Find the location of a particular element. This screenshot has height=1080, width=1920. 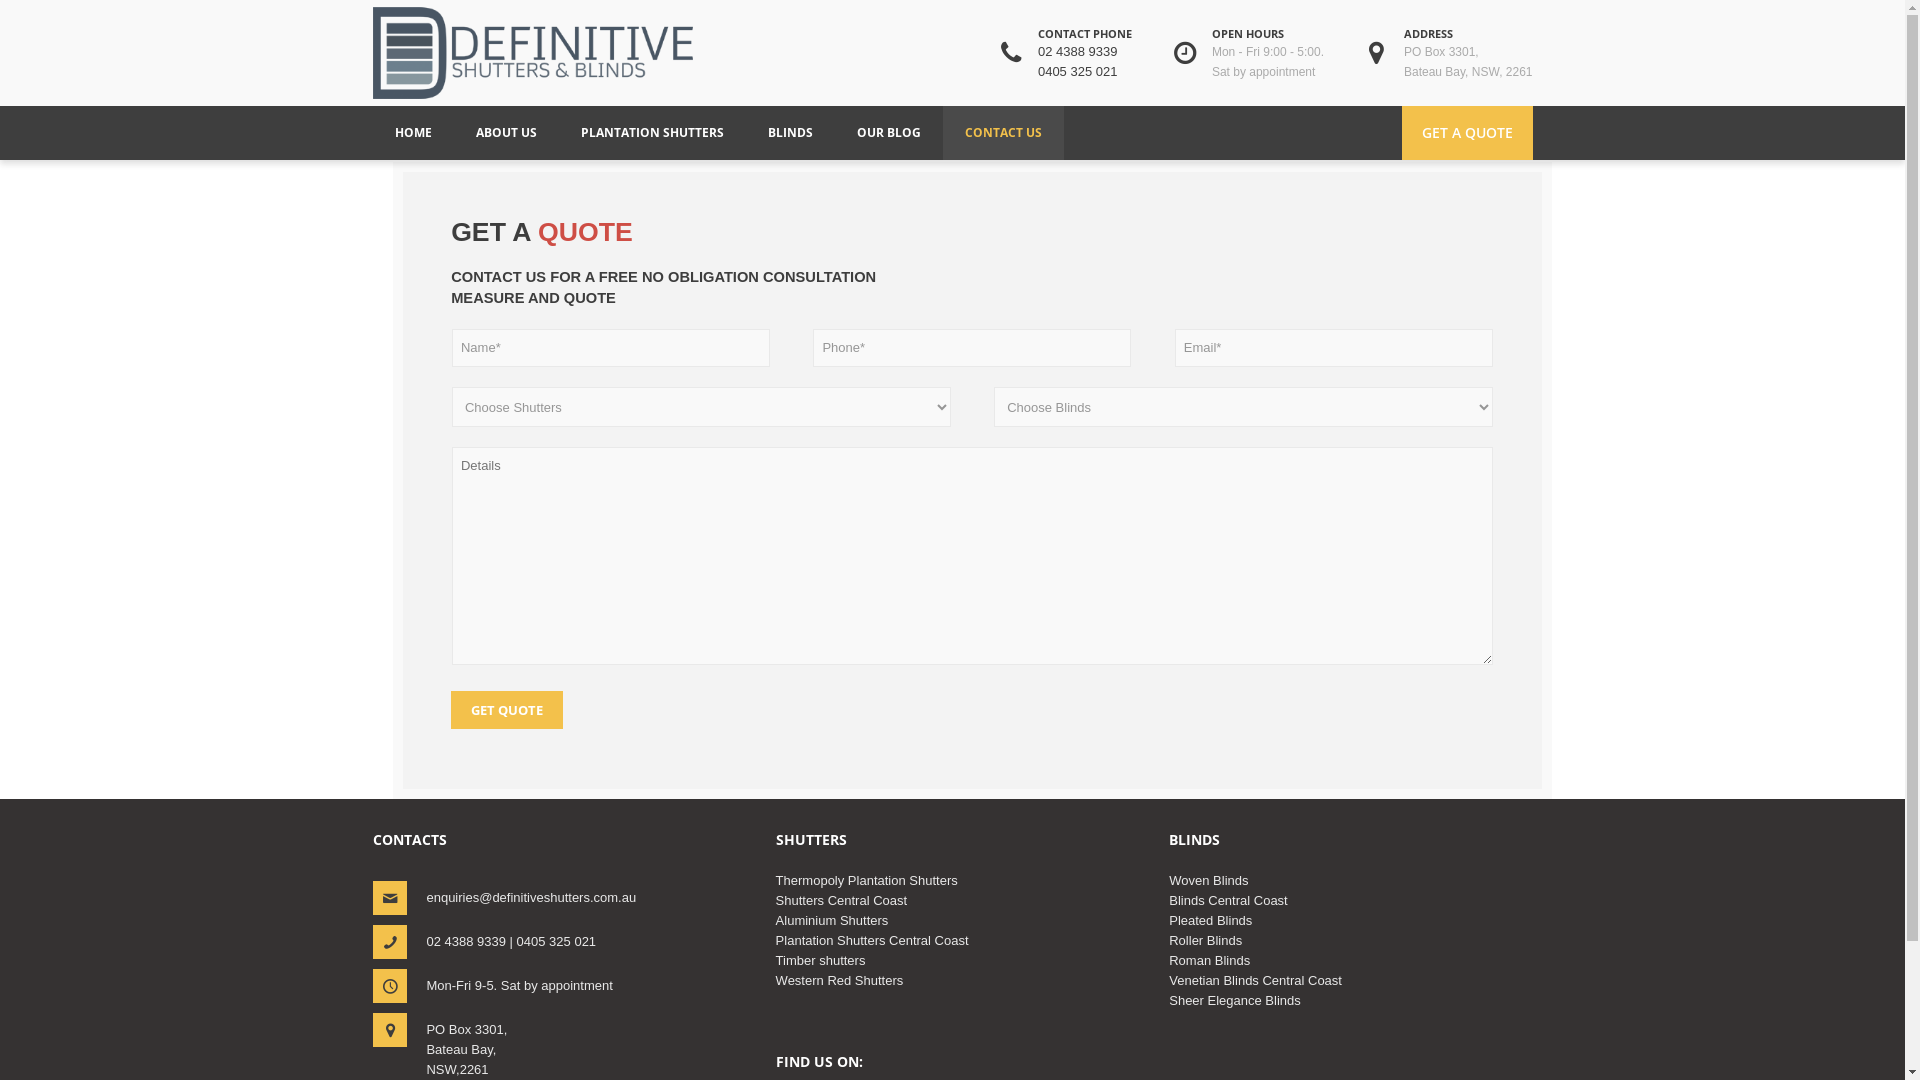

'Plantation Shutters Central Coast' is located at coordinates (872, 940).